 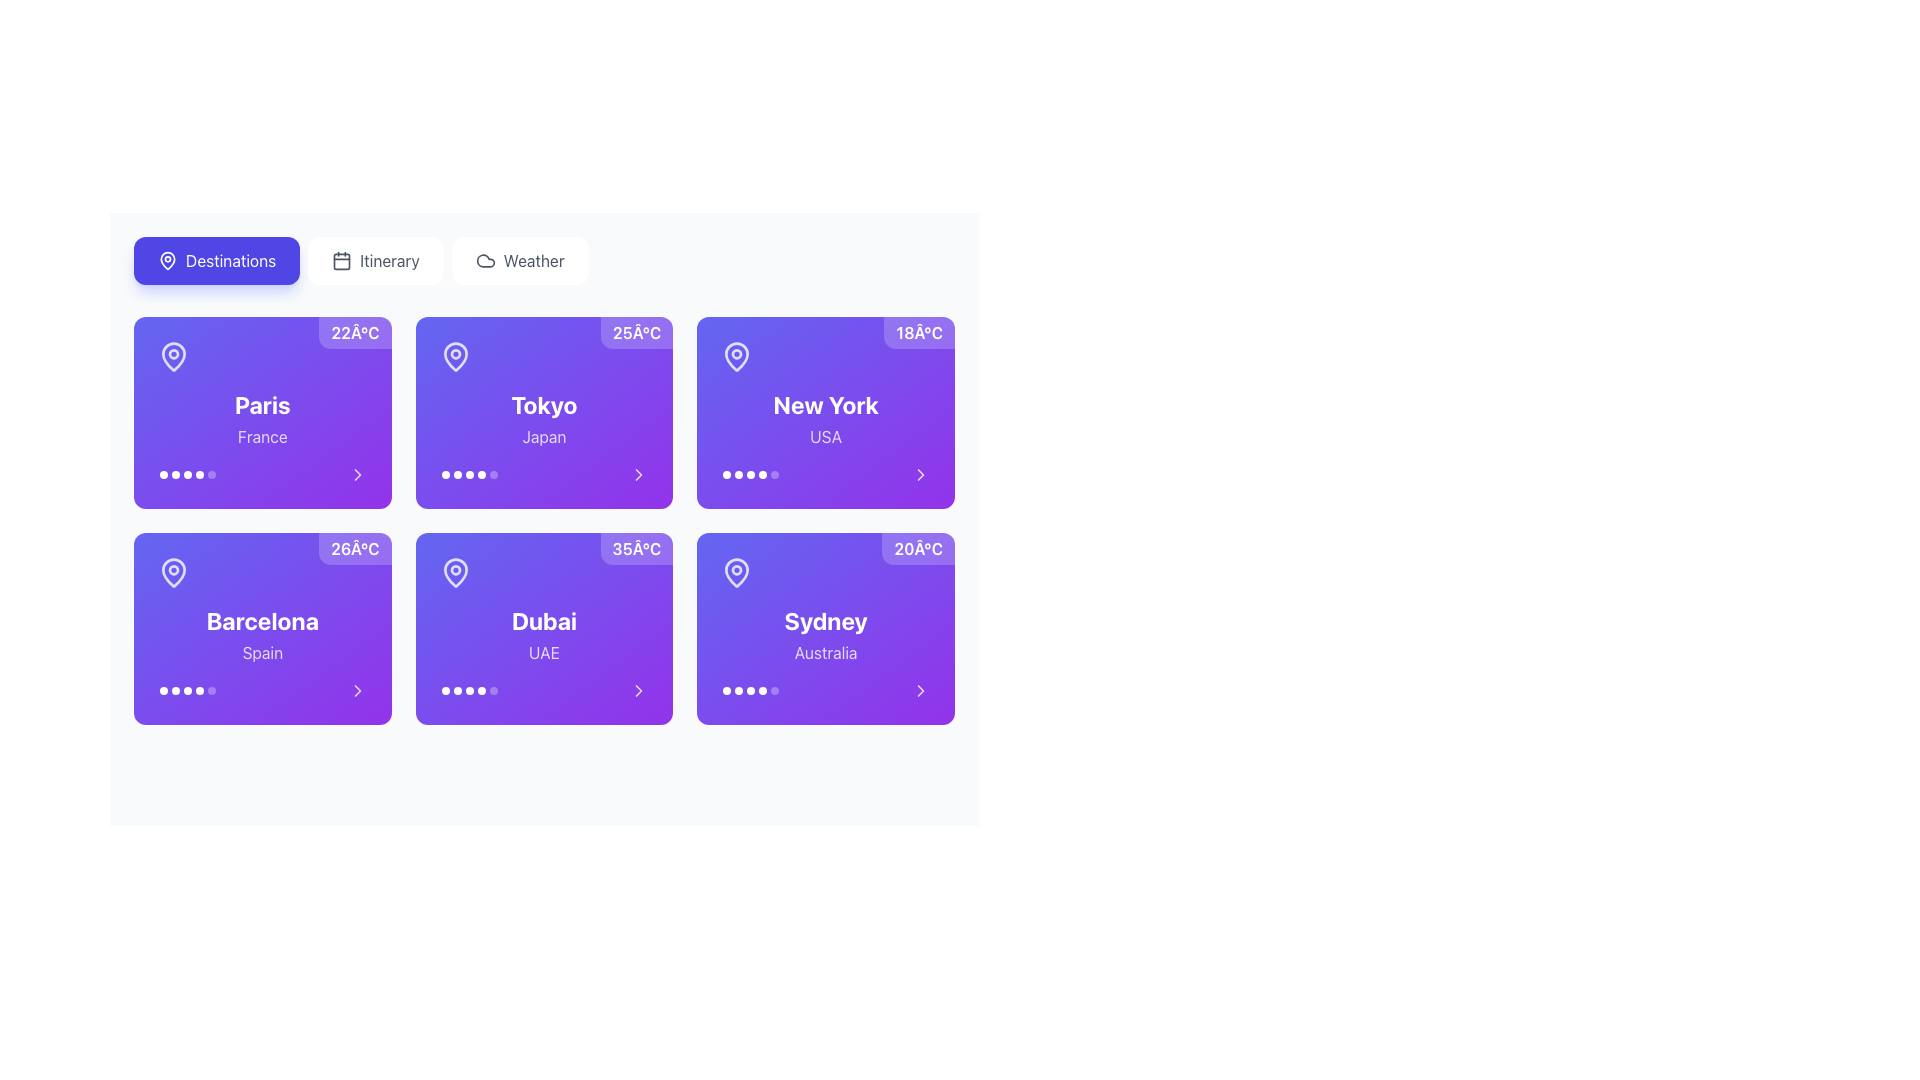 What do you see at coordinates (736, 573) in the screenshot?
I see `the map pin icon located at the top-left corner of the 'Sydney' card, which features a purple background and a white outline, to represent geographical locations` at bounding box center [736, 573].